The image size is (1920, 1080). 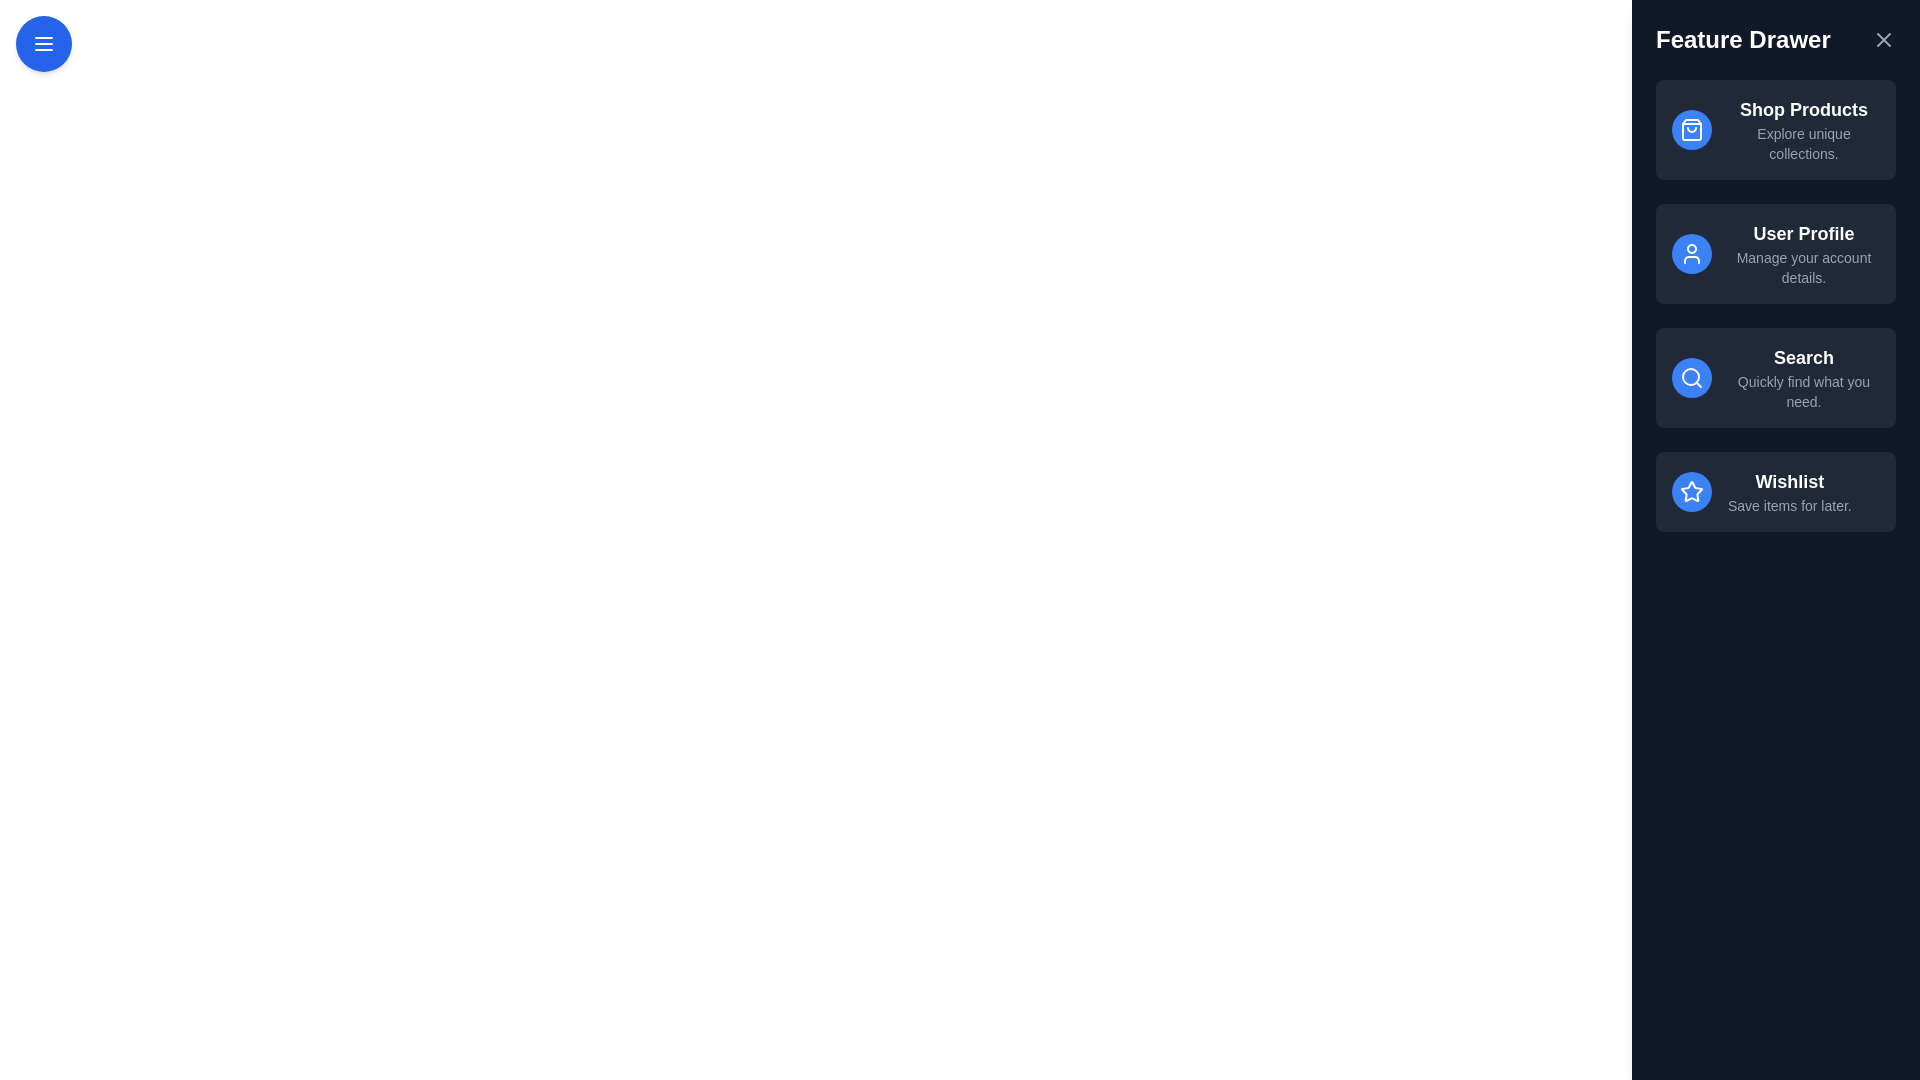 What do you see at coordinates (1776, 130) in the screenshot?
I see `the feature item corresponding to Shop Products in the drawer` at bounding box center [1776, 130].